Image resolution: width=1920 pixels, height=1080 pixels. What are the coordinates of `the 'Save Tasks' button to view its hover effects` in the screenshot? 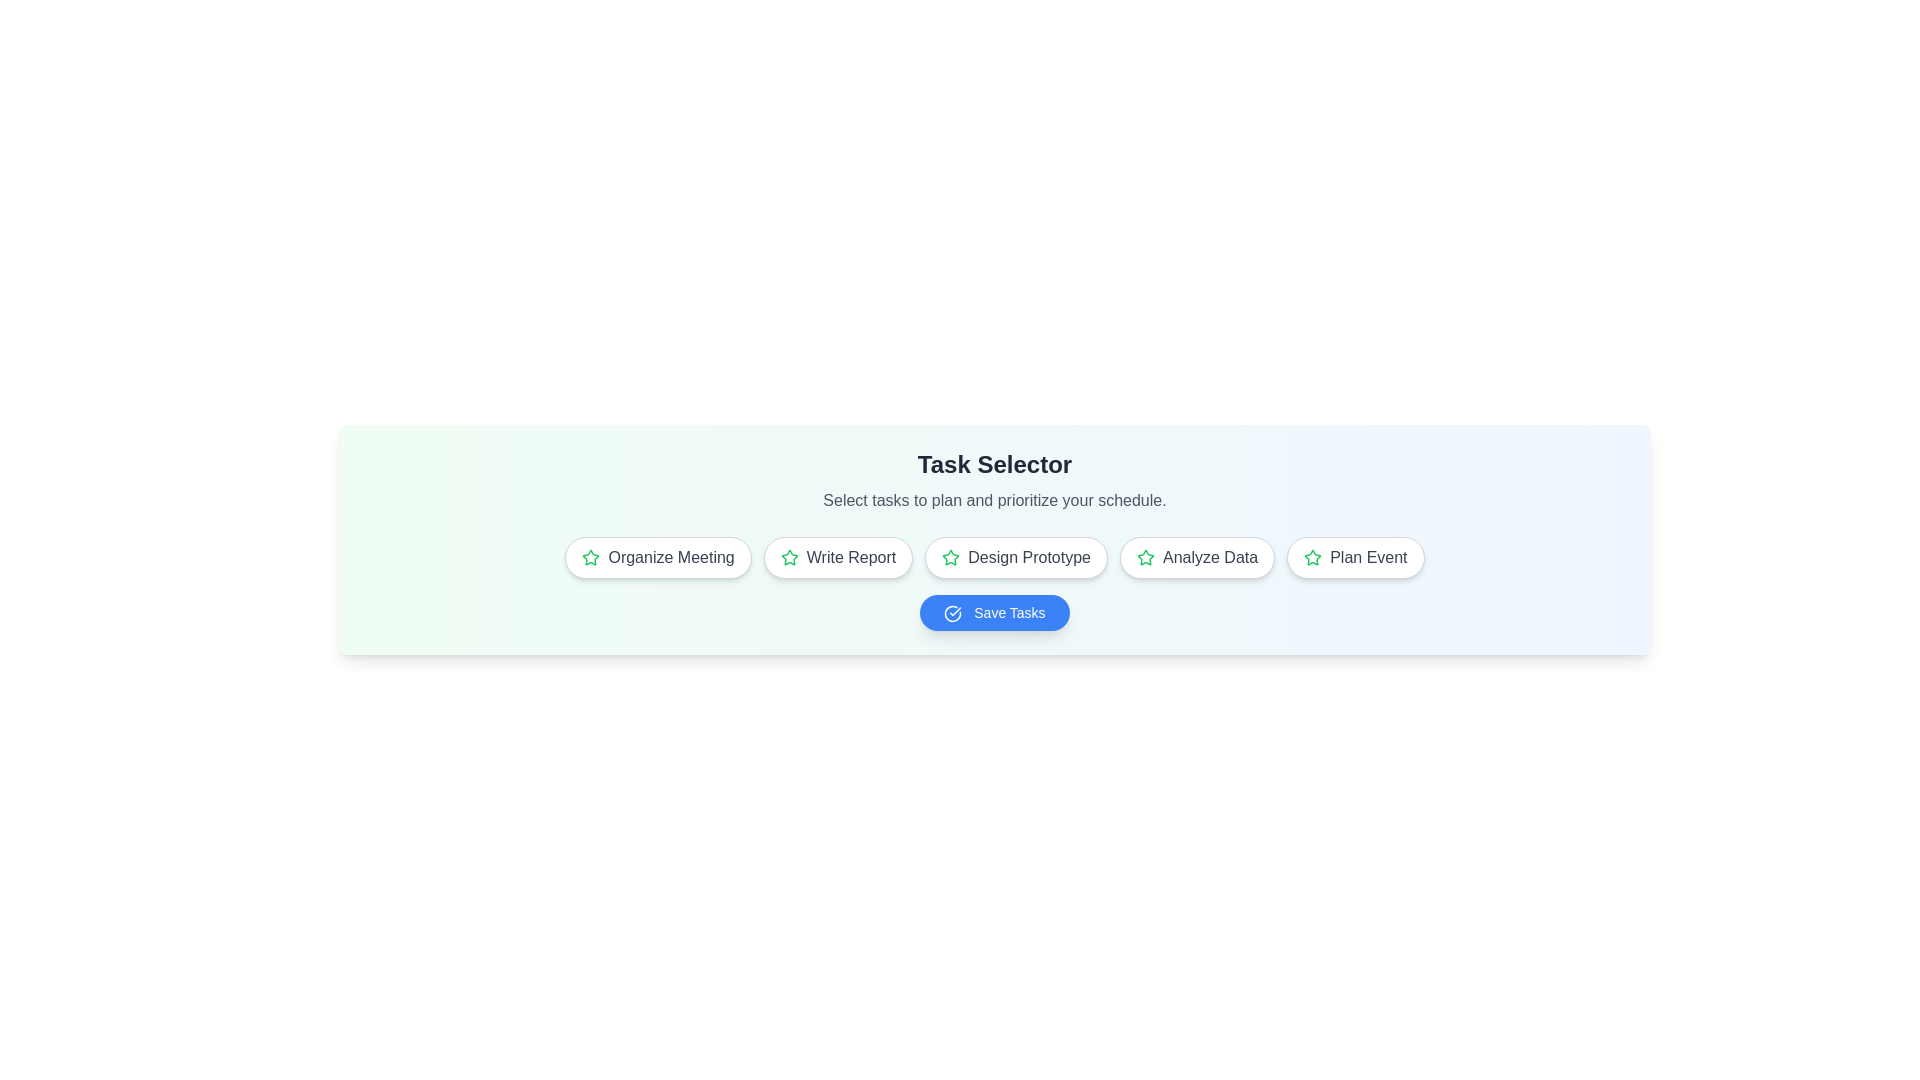 It's located at (994, 612).